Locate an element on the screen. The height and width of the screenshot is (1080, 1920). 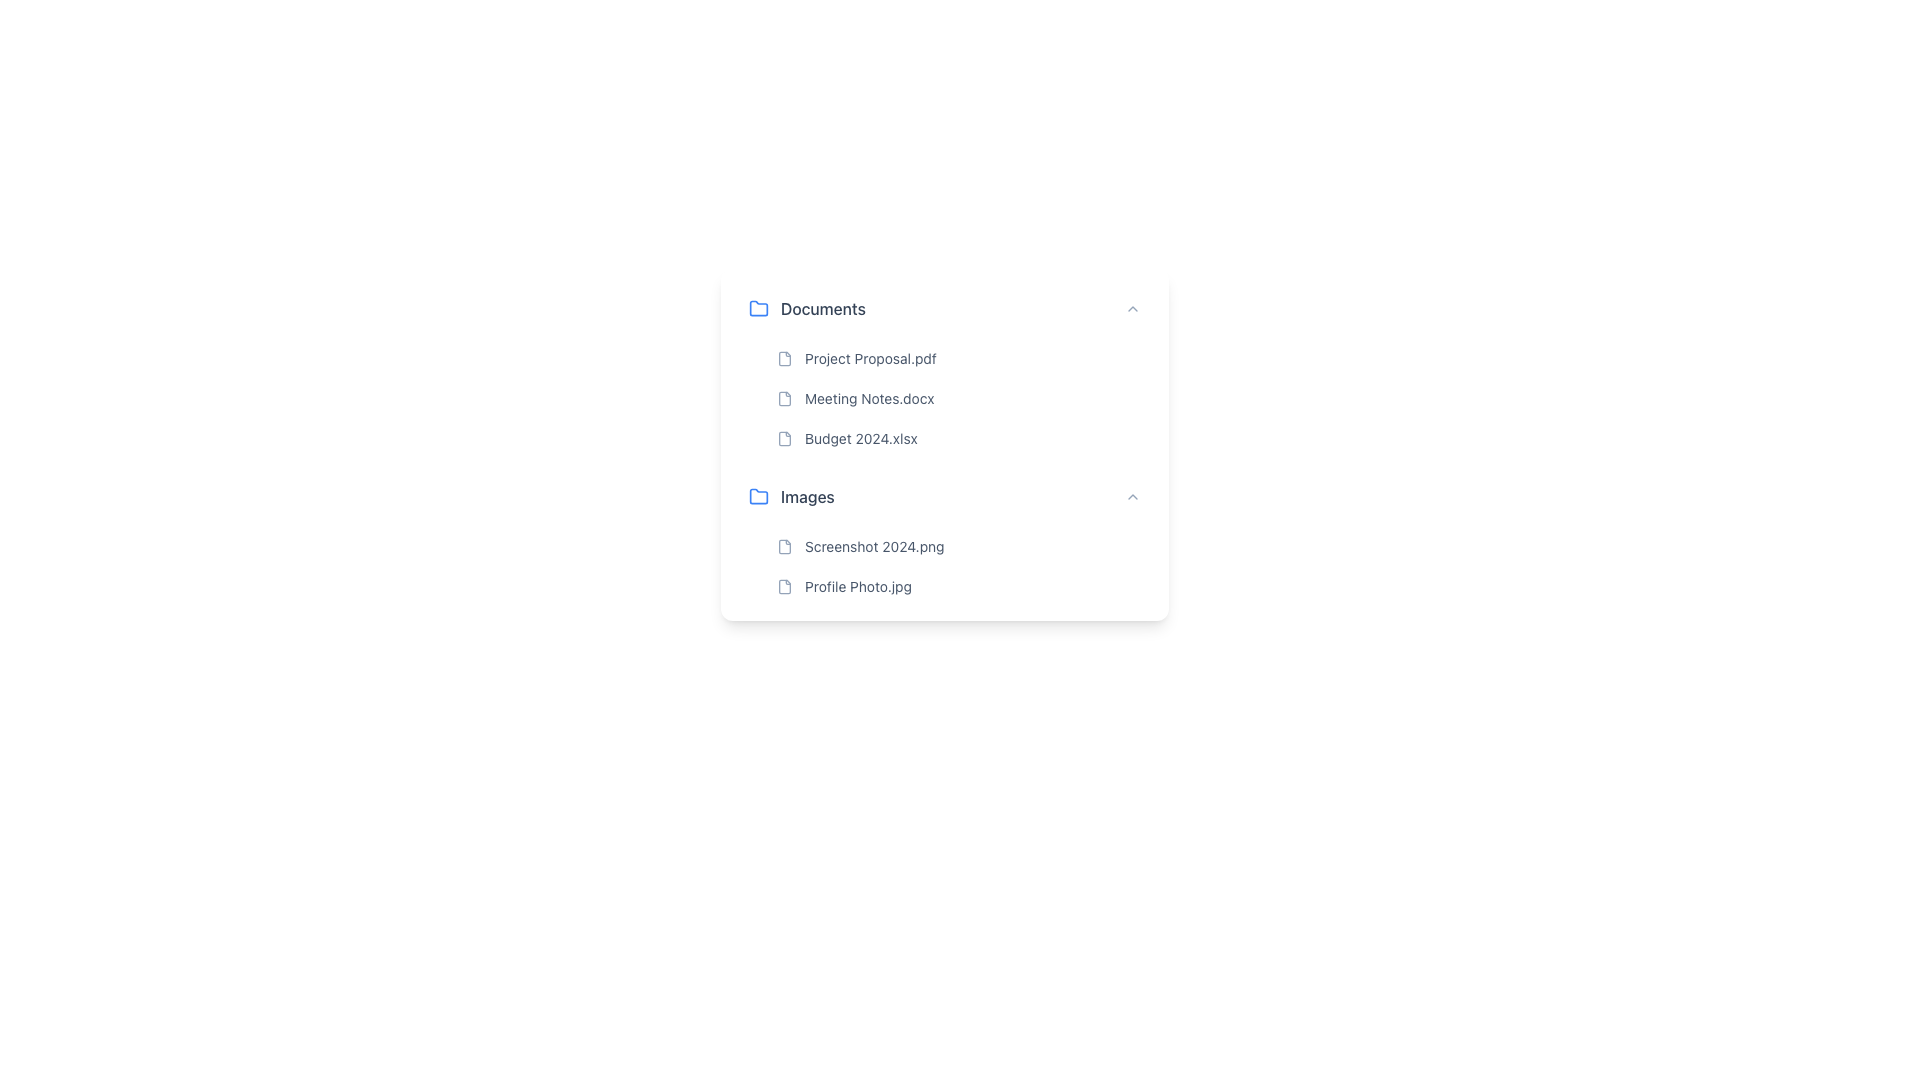
the document file icon representing 'Meeting Notes.docx', which is the first icon in the row aligned with the text in the 'Documents' section is located at coordinates (784, 398).